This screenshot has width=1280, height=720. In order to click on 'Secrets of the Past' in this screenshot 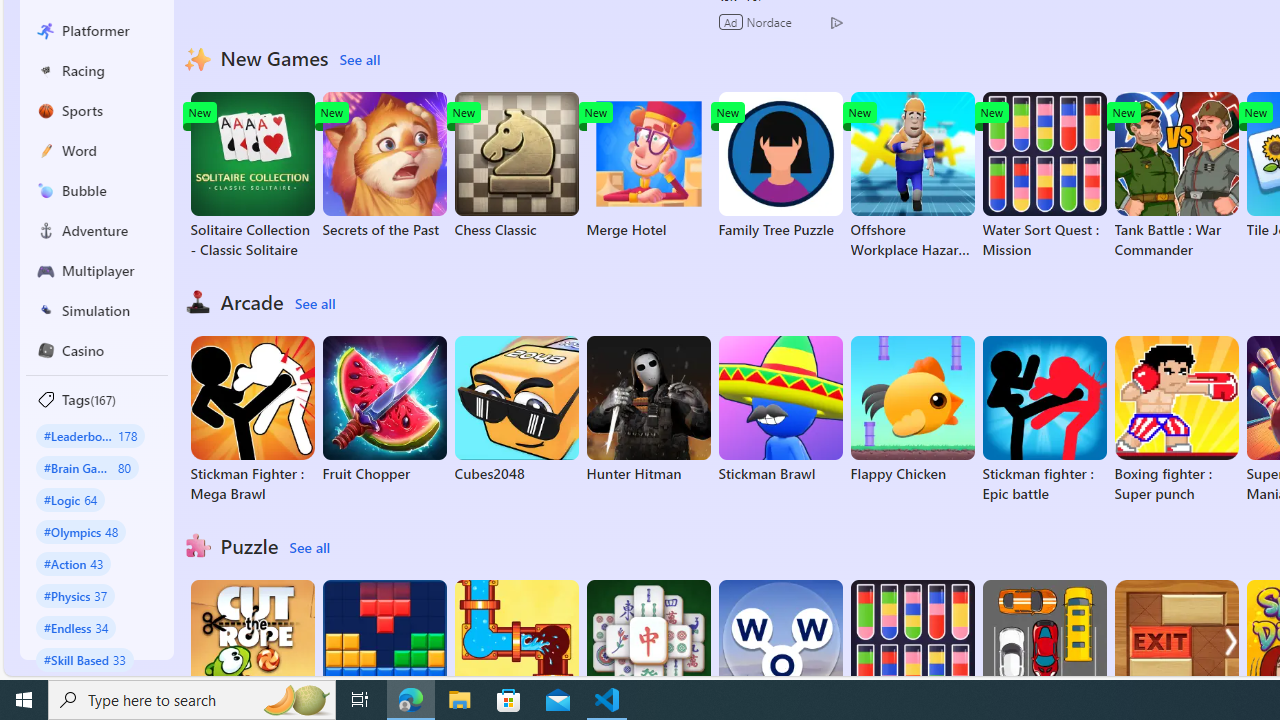, I will do `click(384, 164)`.